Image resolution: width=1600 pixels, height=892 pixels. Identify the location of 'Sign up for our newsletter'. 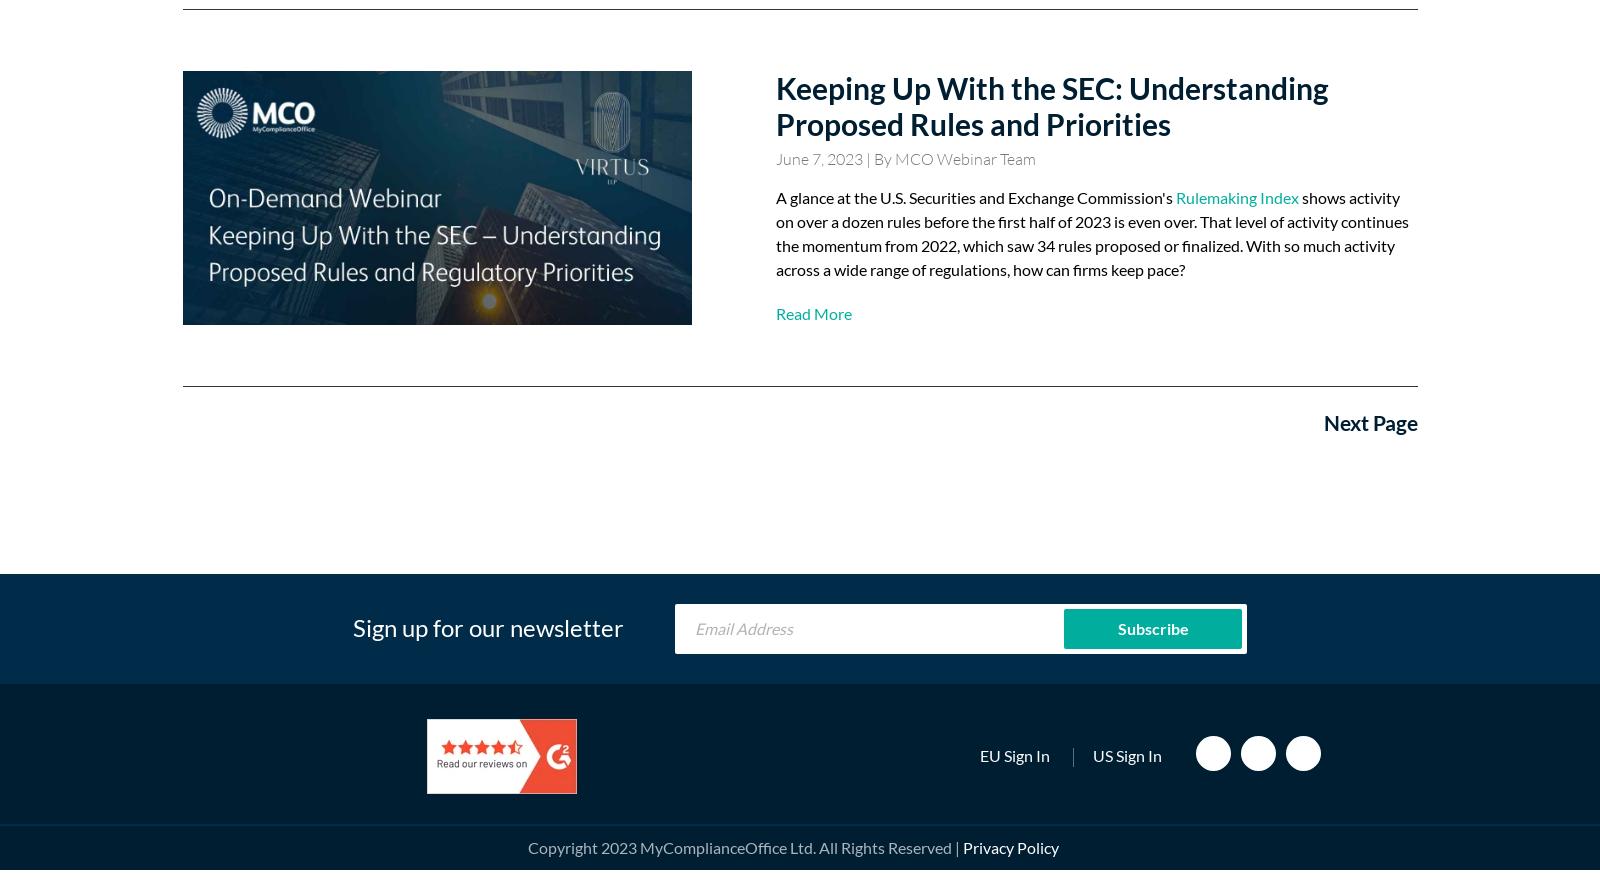
(352, 626).